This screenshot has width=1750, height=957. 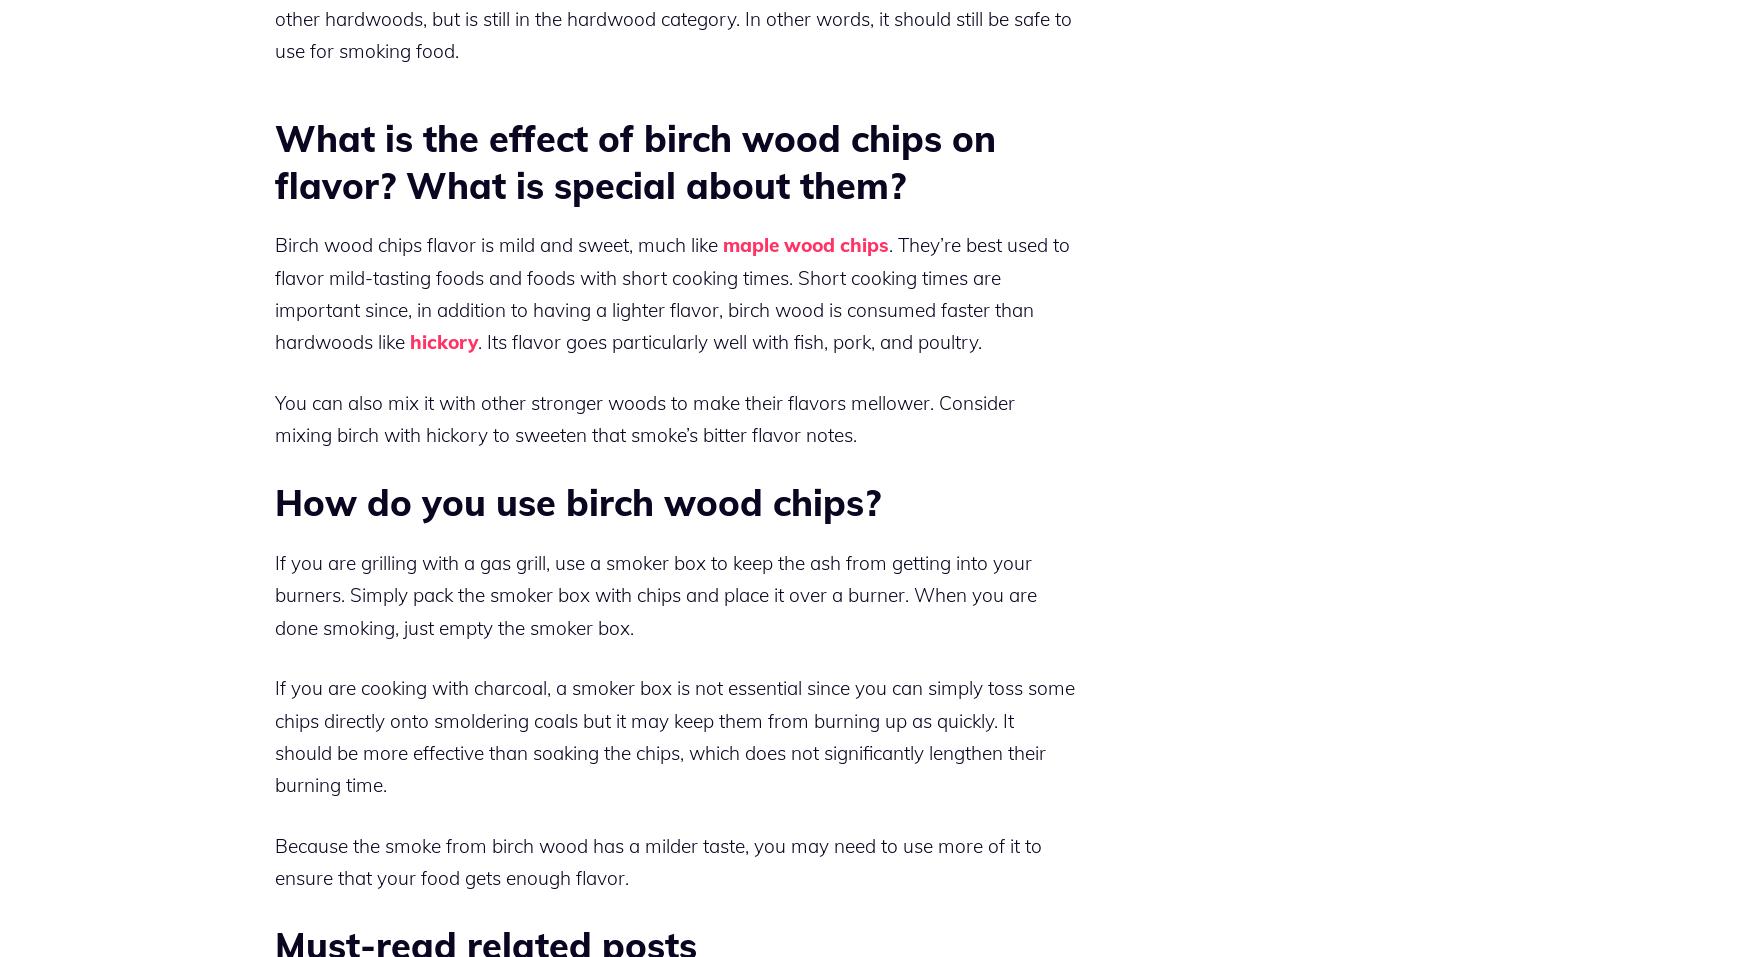 I want to click on 'You can also mix it with other stronger woods to make their flavors mellower. Consider mixing birch with hickory to sweeten that smoke’s bitter flavor notes.', so click(x=644, y=417).